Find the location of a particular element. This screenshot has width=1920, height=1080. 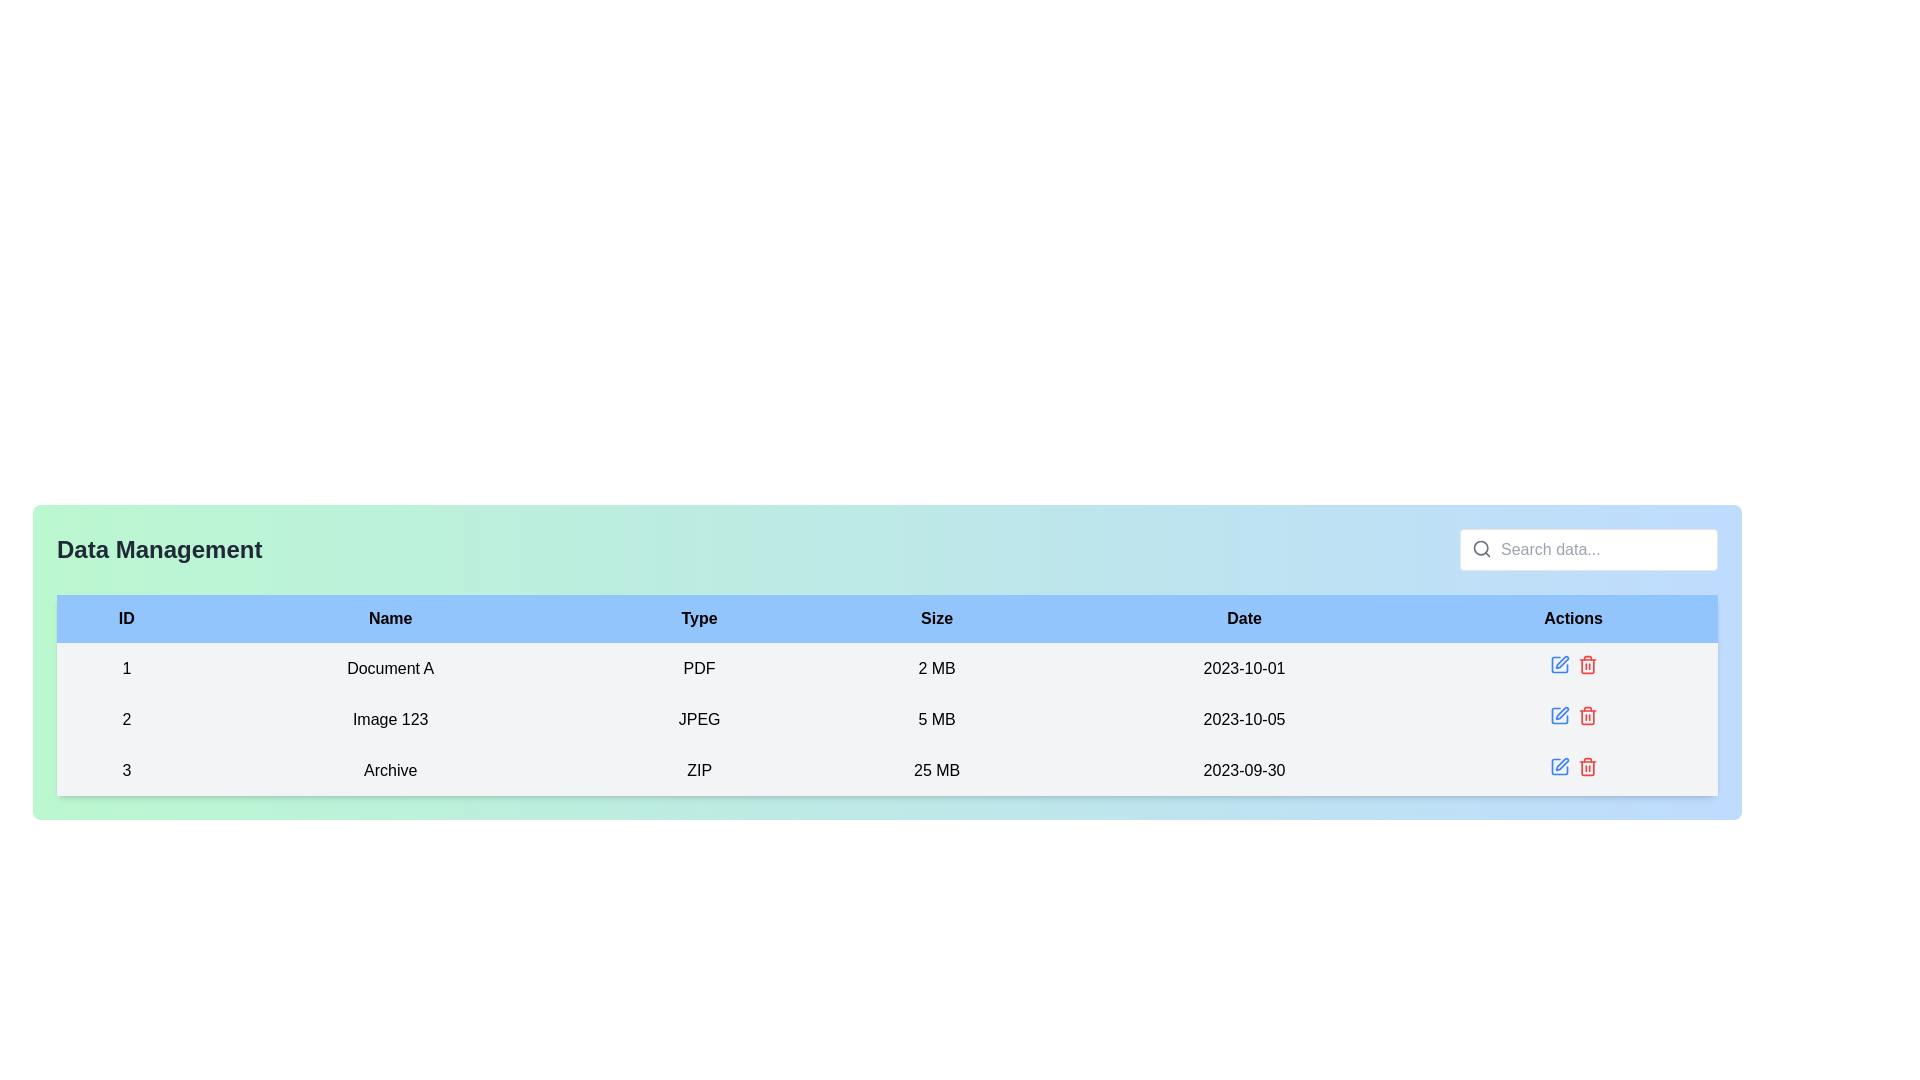

the pen icon located in the actions column of the third row of the data table is located at coordinates (1561, 662).